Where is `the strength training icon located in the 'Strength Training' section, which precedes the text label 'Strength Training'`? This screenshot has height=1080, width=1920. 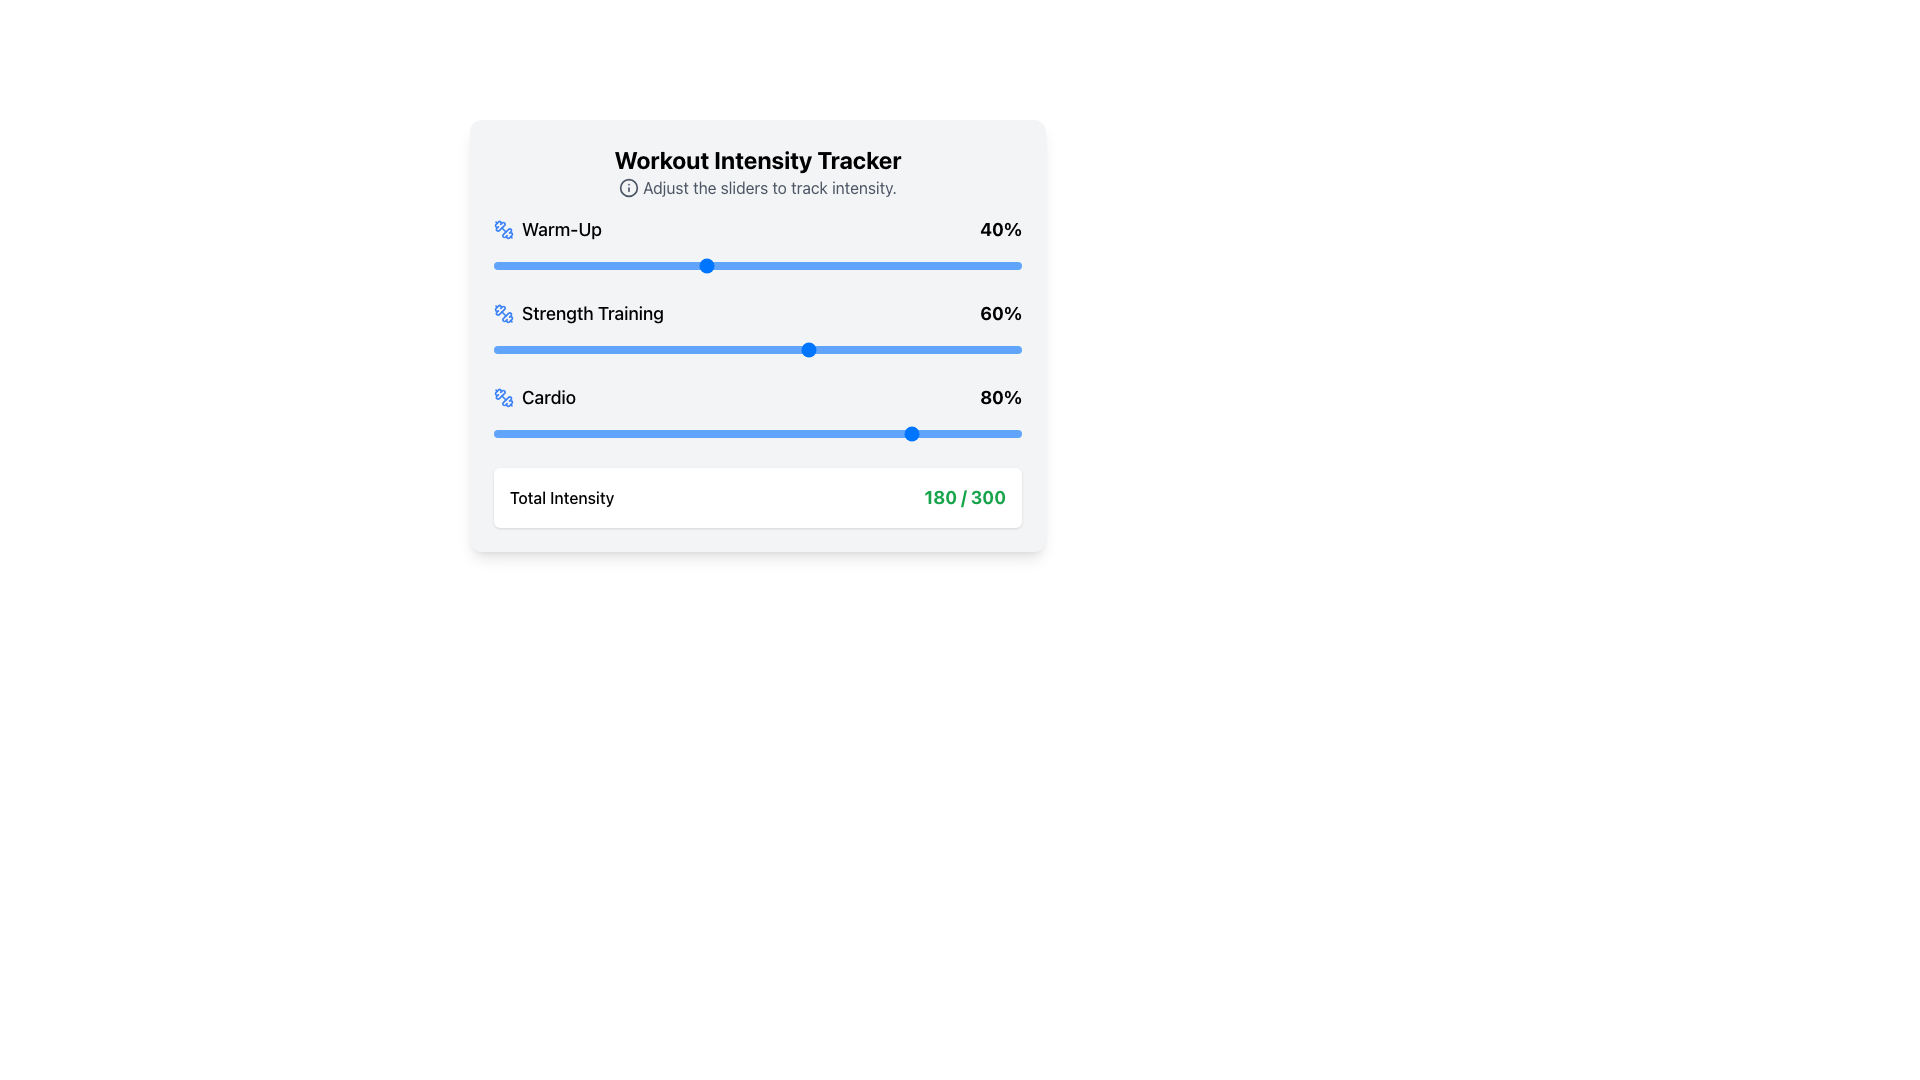 the strength training icon located in the 'Strength Training' section, which precedes the text label 'Strength Training' is located at coordinates (504, 313).